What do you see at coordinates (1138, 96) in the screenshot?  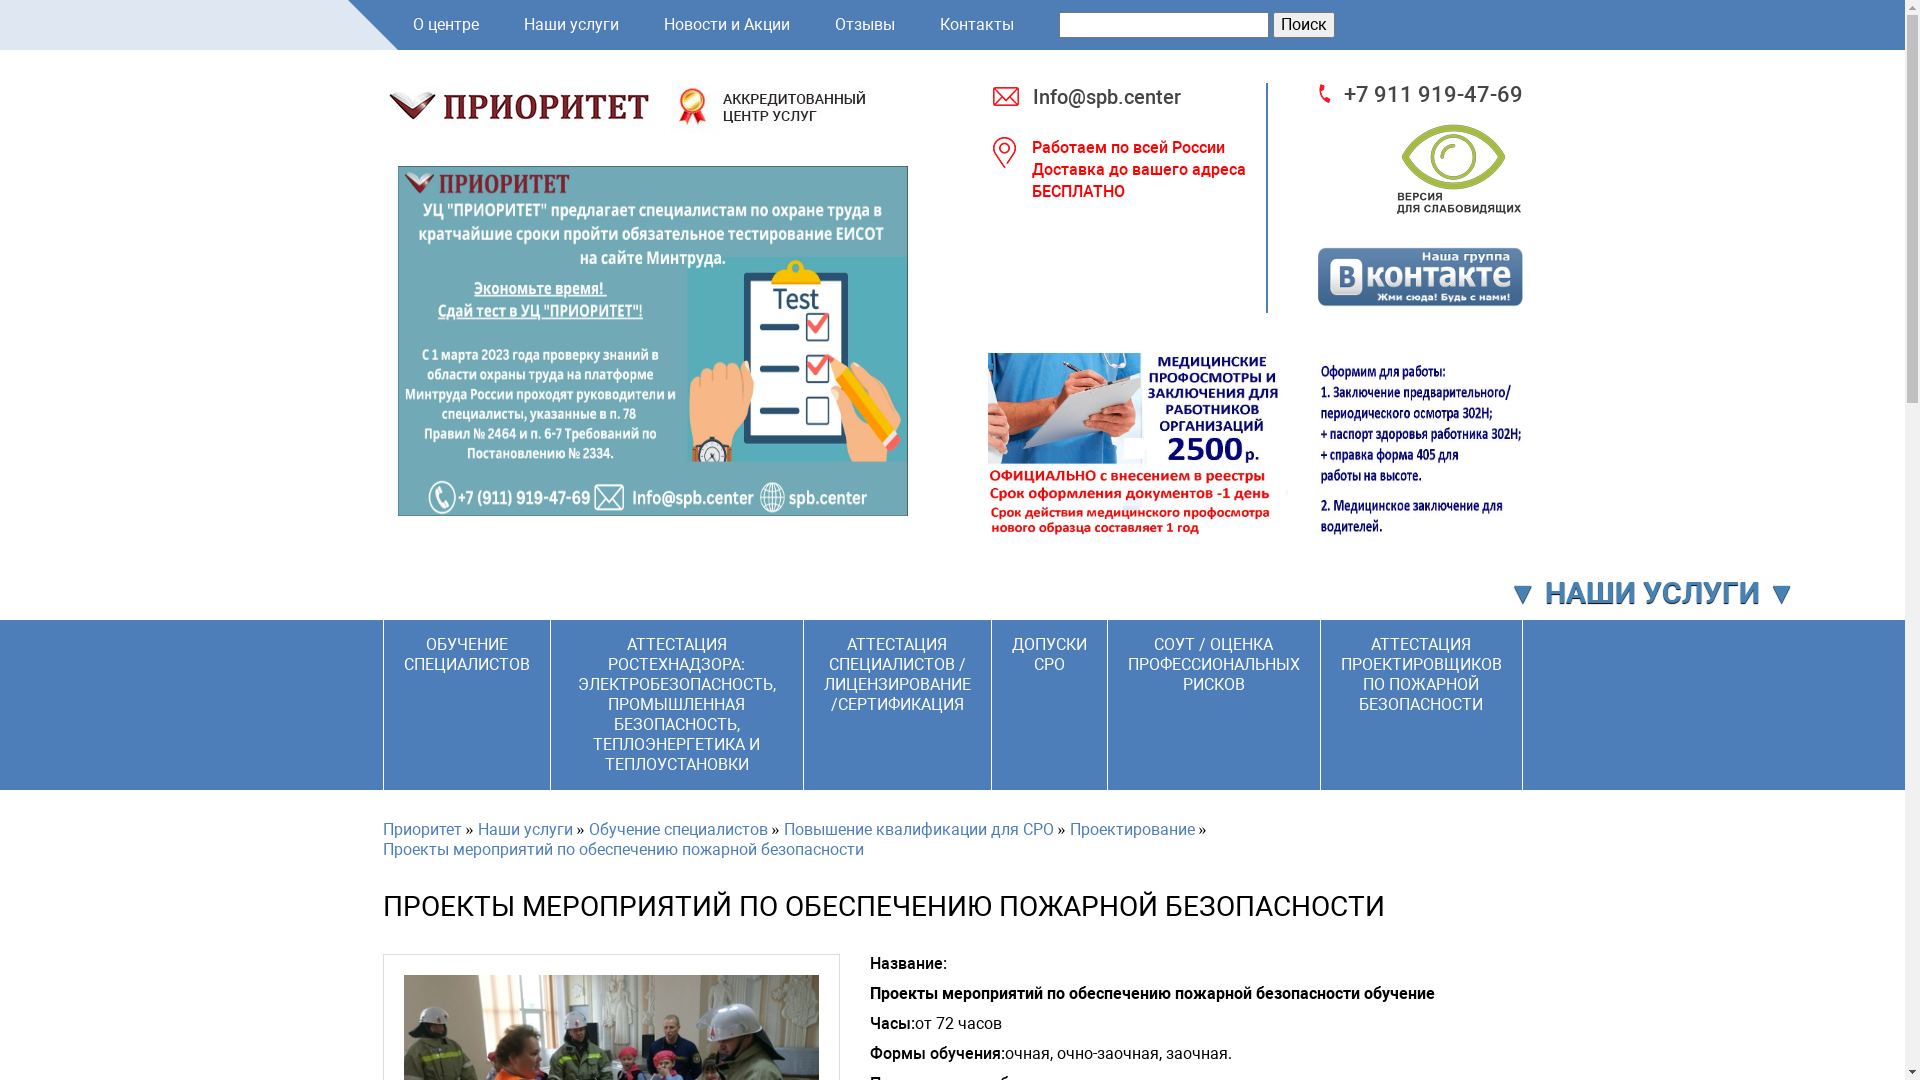 I see `'Info@spb.center'` at bounding box center [1138, 96].